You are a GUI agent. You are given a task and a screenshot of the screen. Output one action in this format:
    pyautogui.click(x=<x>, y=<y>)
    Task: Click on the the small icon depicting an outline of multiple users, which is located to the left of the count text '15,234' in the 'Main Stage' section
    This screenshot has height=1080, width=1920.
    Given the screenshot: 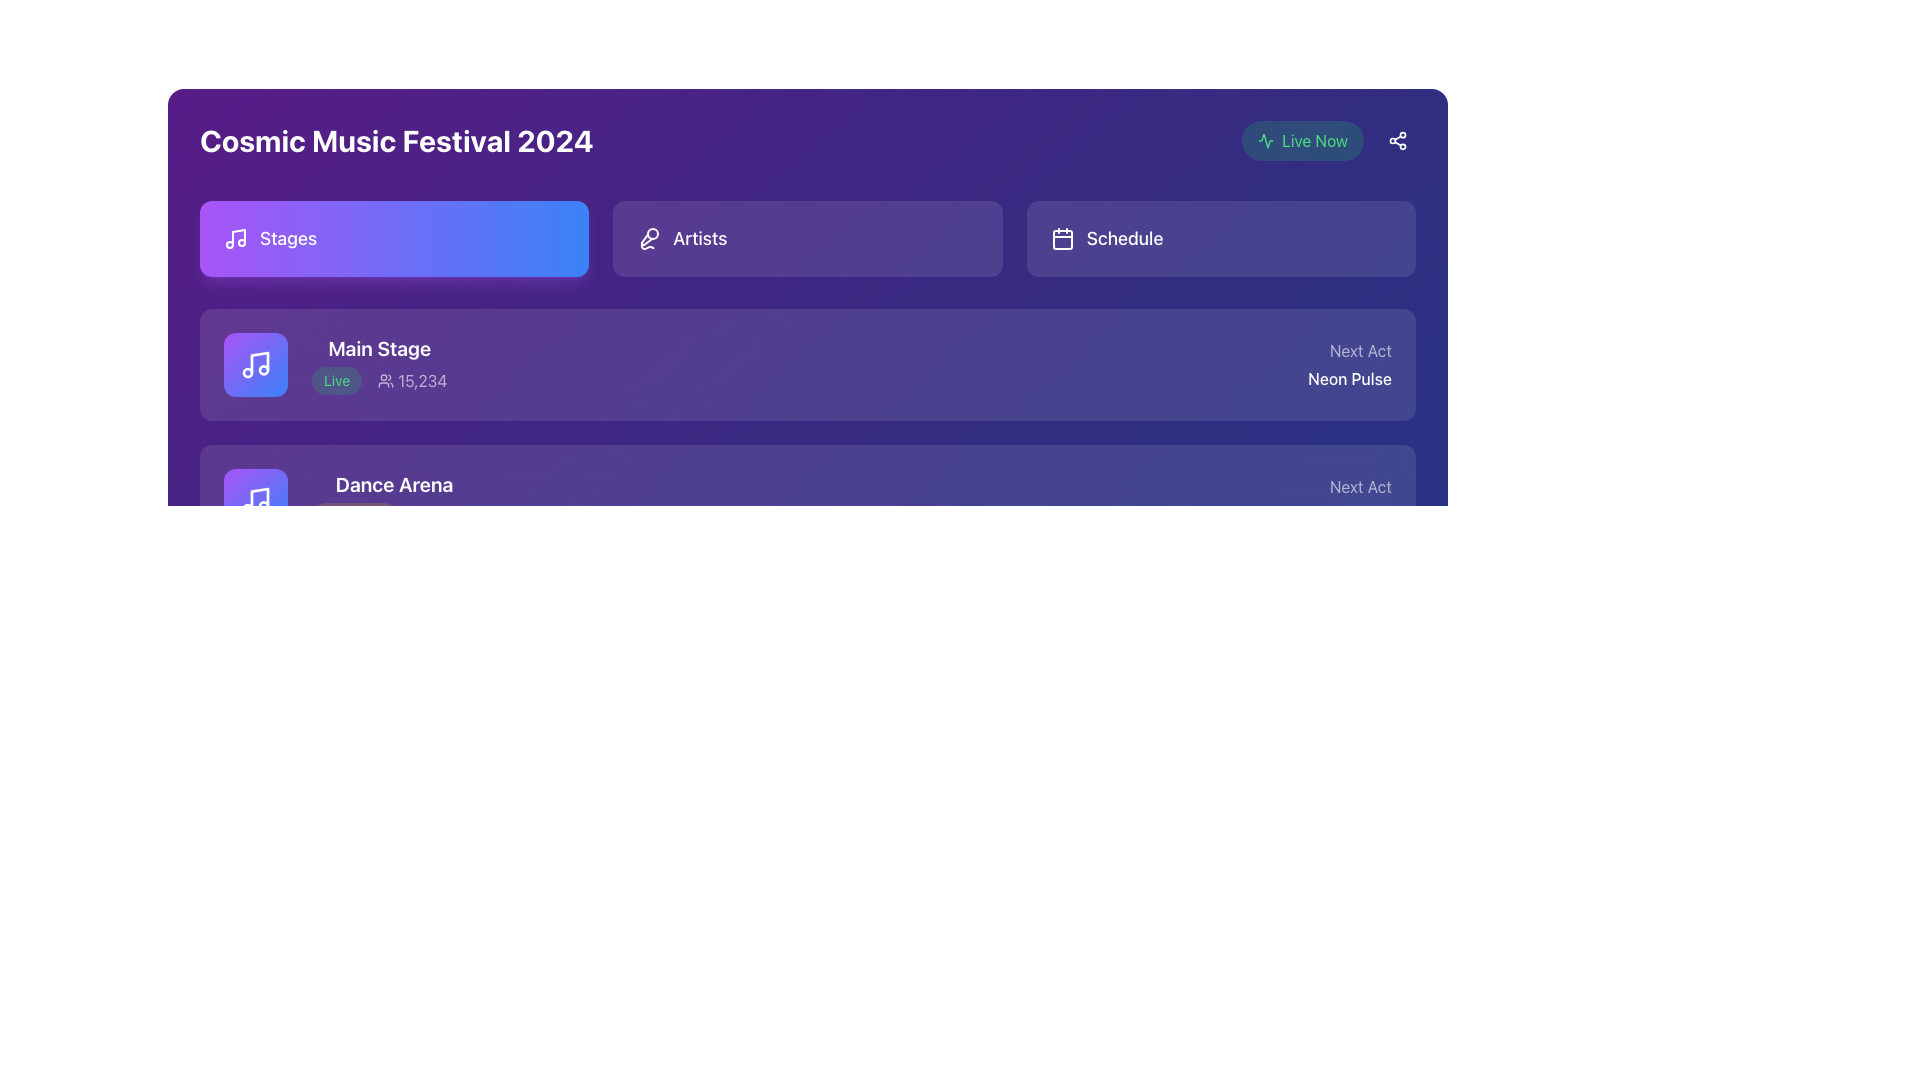 What is the action you would take?
    pyautogui.click(x=386, y=381)
    